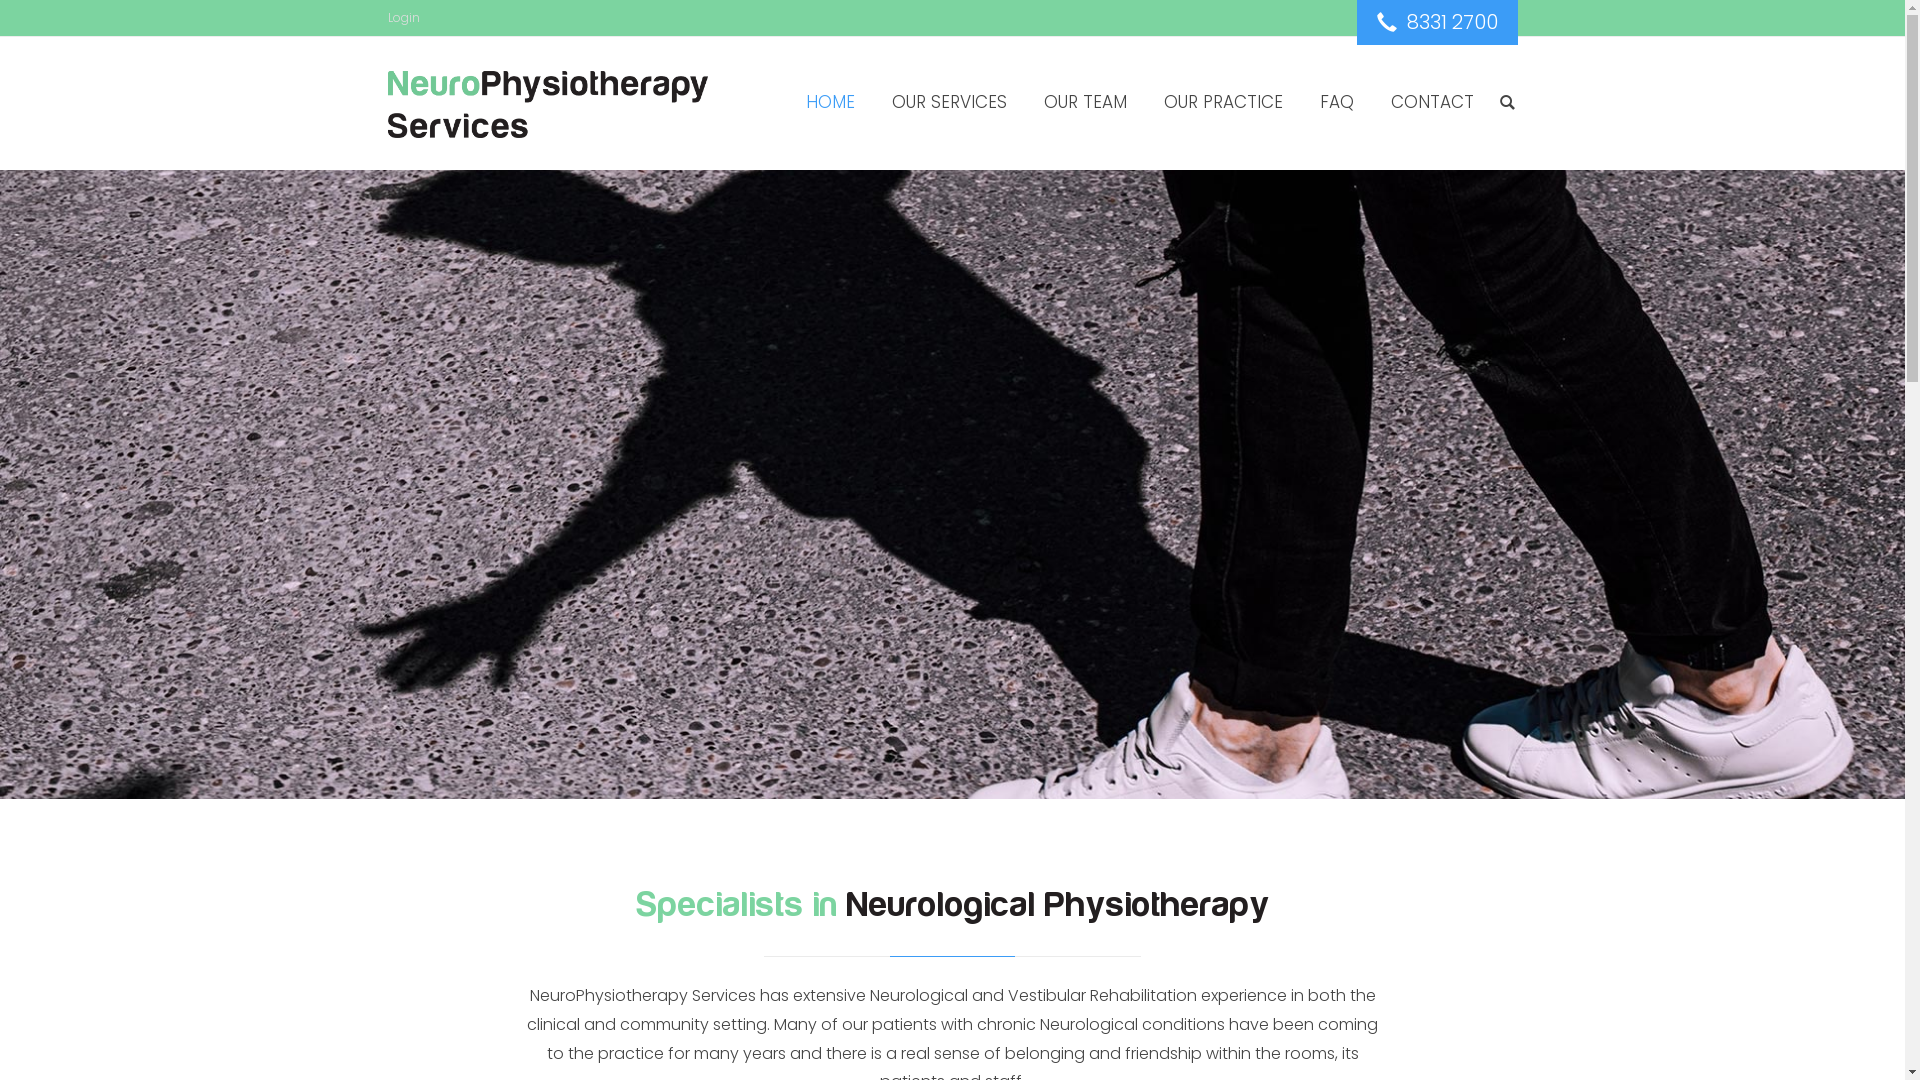  What do you see at coordinates (1337, 101) in the screenshot?
I see `'FAQ'` at bounding box center [1337, 101].